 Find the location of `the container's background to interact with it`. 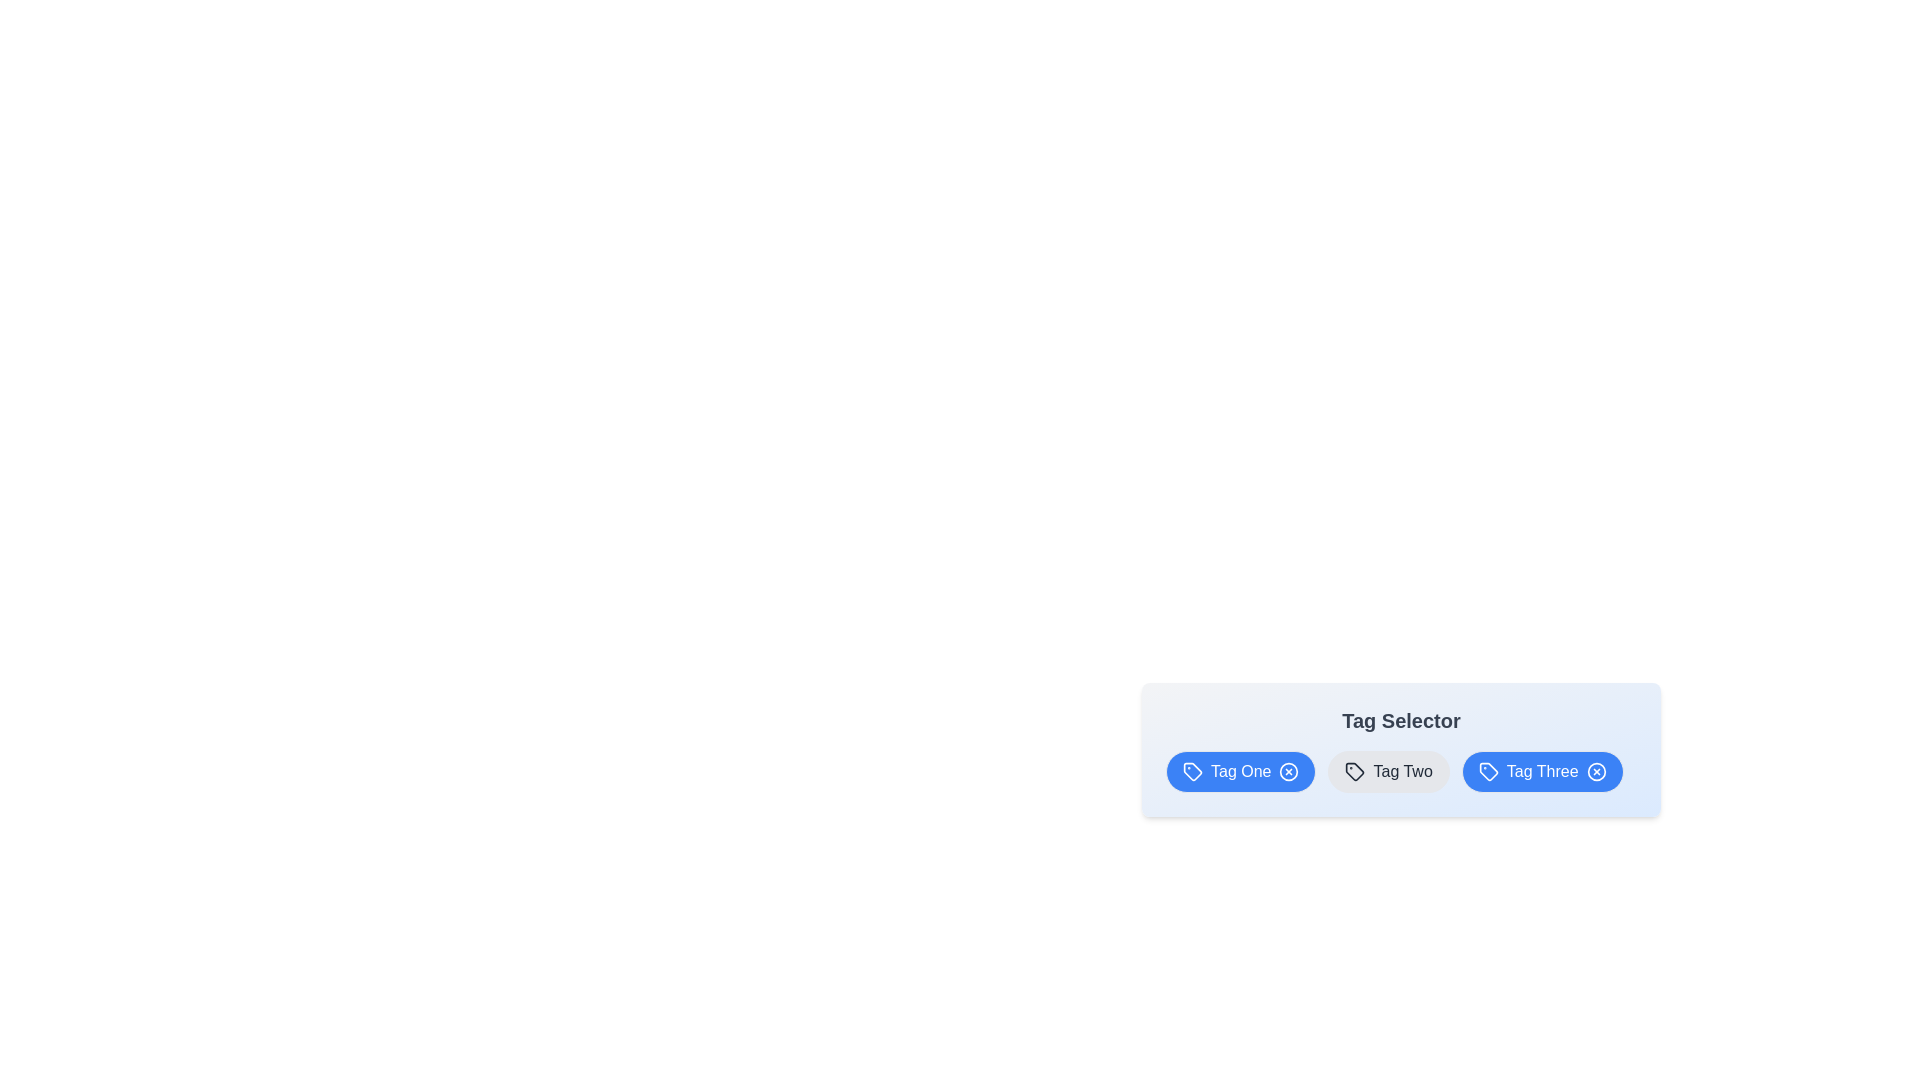

the container's background to interact with it is located at coordinates (1400, 749).